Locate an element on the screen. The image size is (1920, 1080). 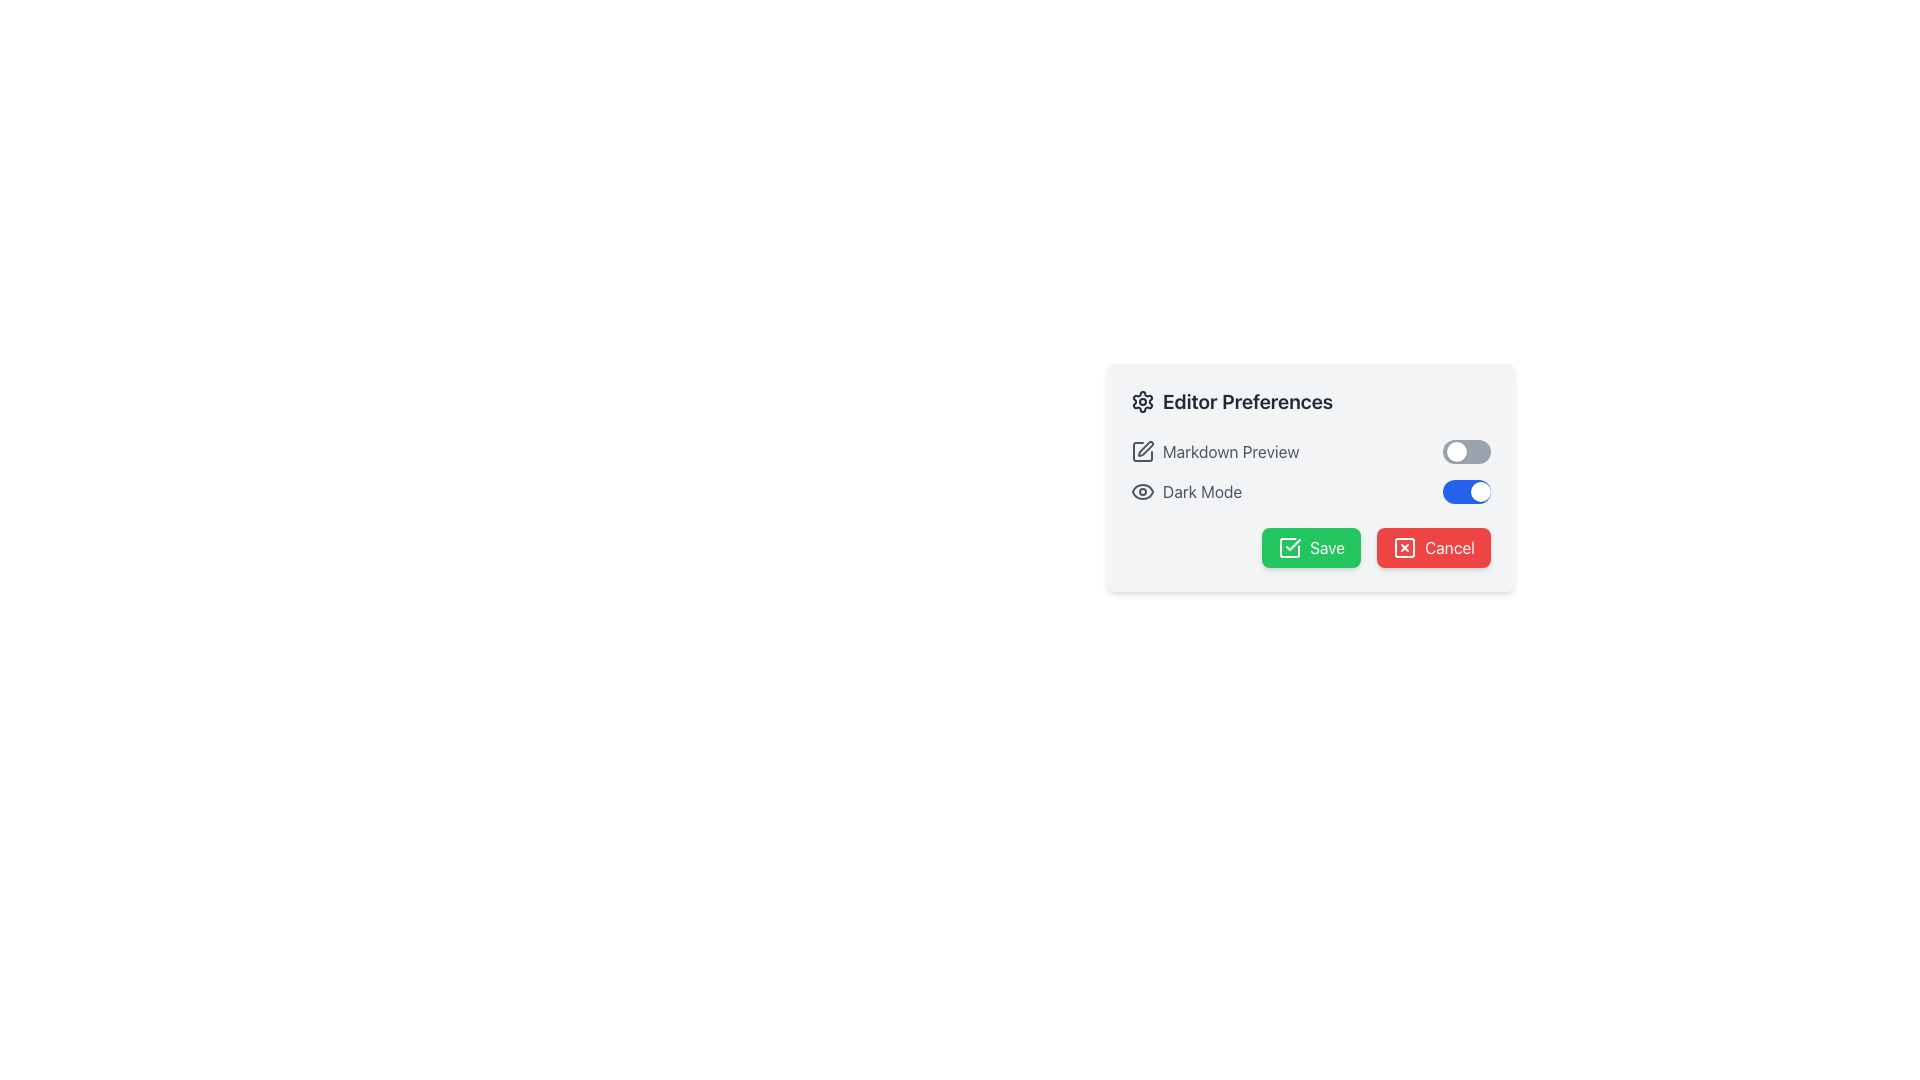
the pen-shaped icon located in the top-left corner of the 'Editor Preferences' modal, which is within a square boundary is located at coordinates (1146, 447).